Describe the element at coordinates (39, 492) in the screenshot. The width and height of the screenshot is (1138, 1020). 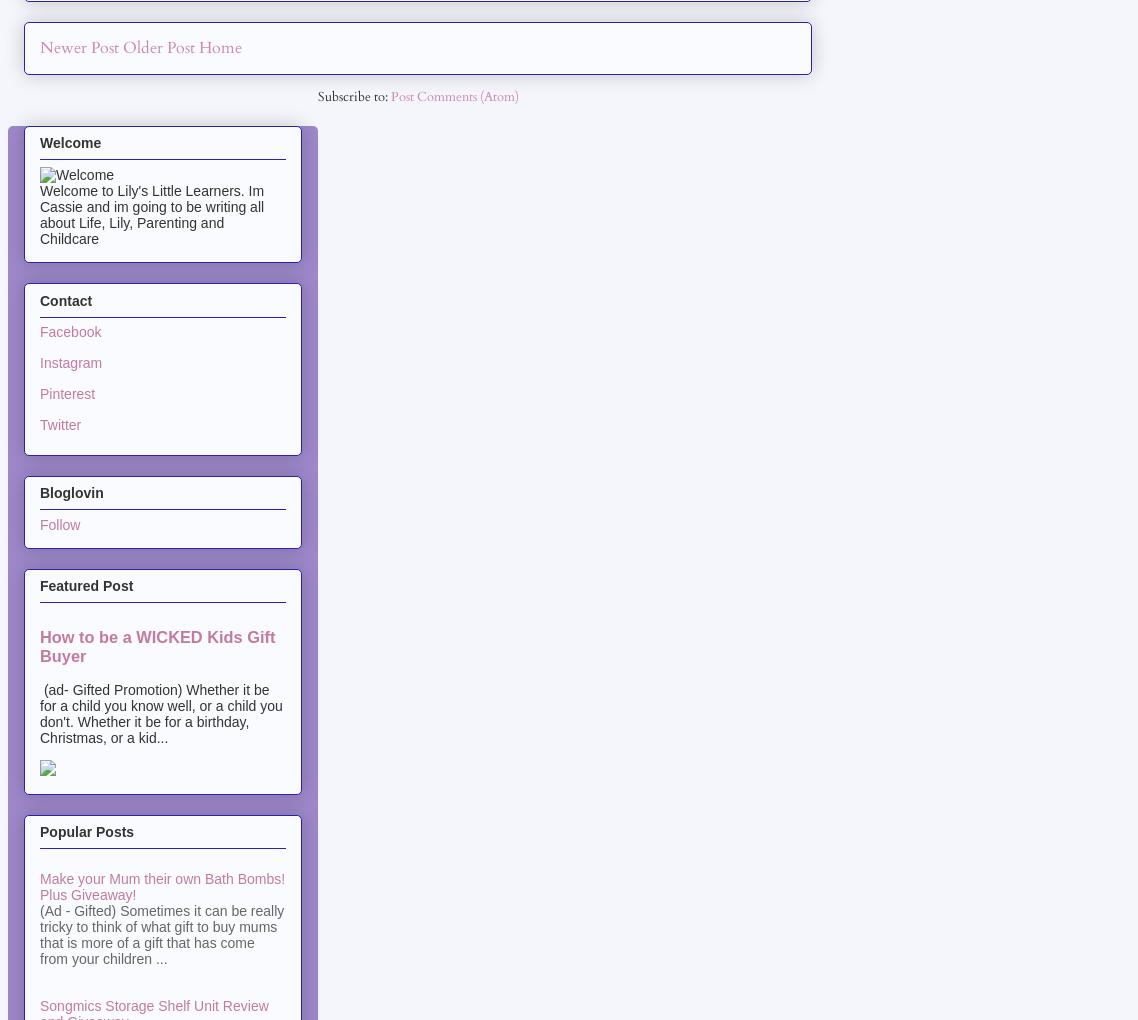
I see `'Bloglovin'` at that location.